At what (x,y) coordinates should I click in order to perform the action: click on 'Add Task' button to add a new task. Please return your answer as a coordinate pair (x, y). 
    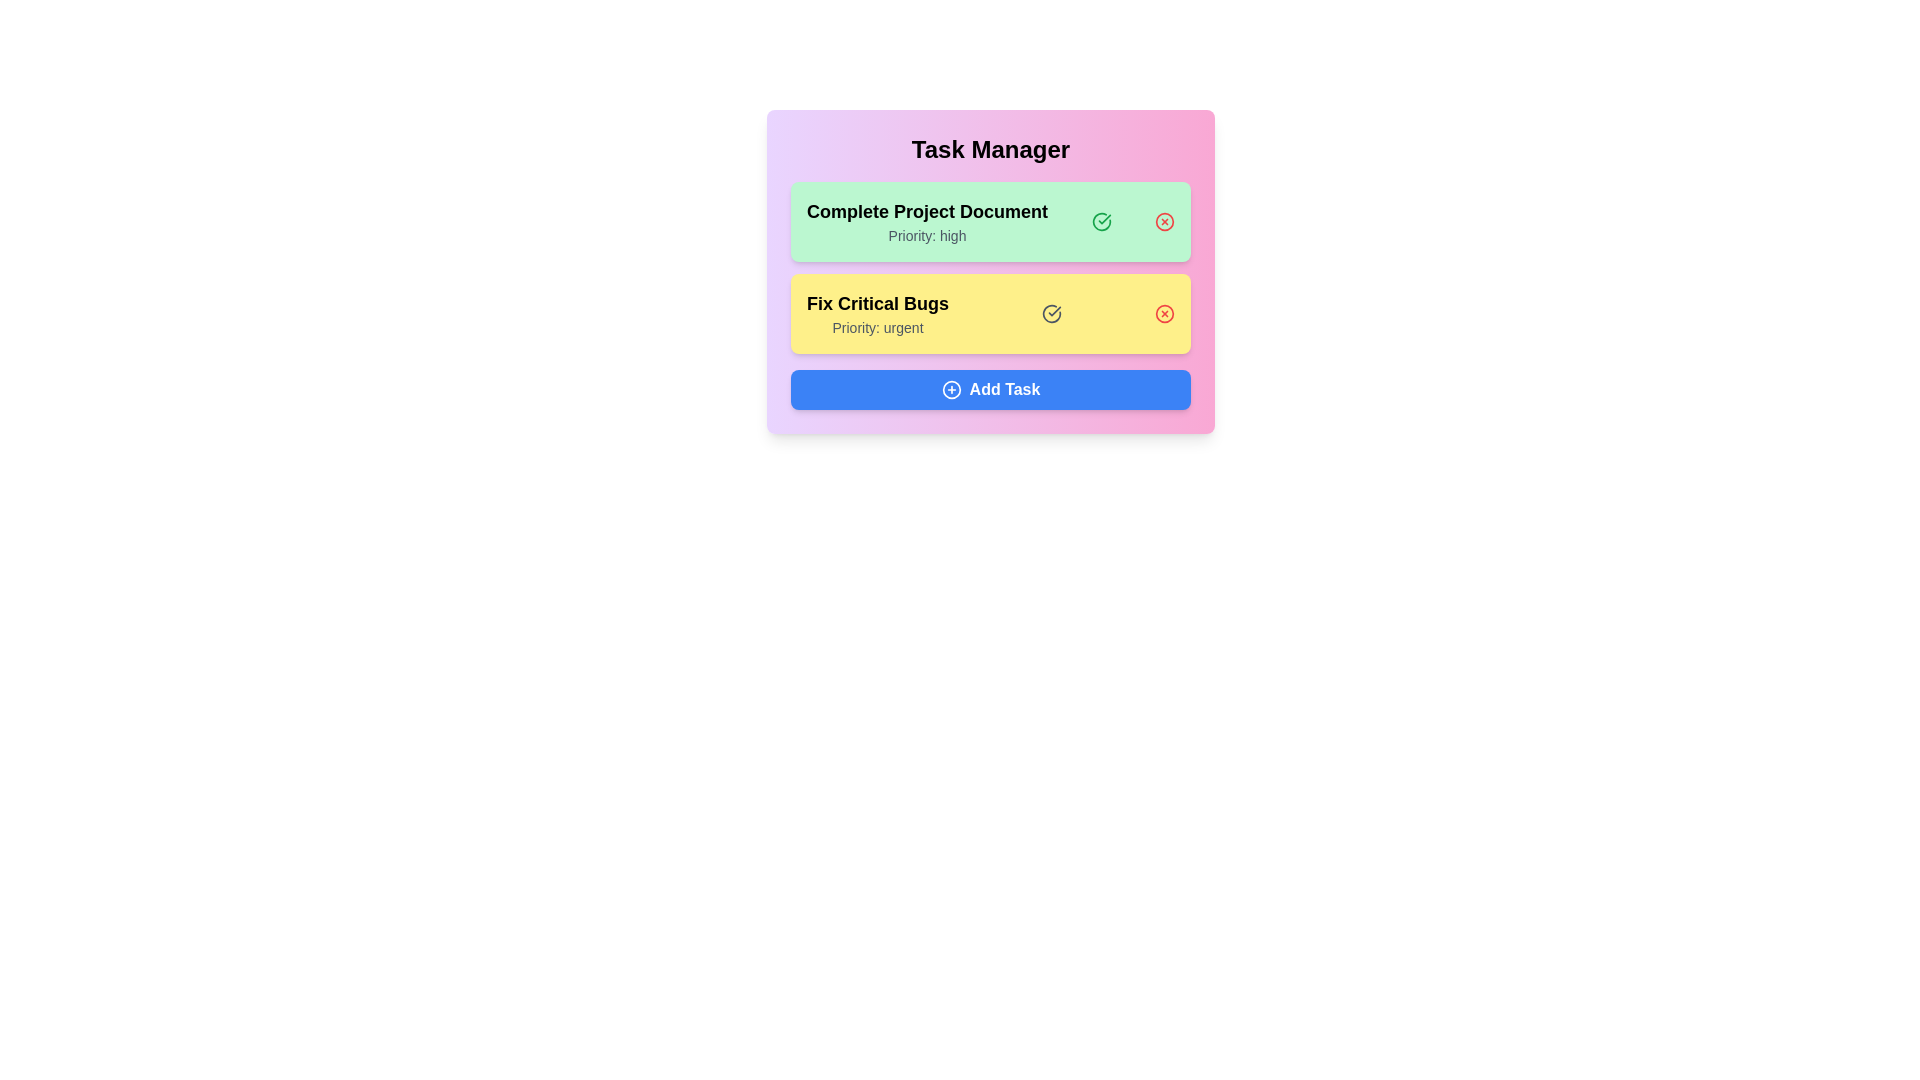
    Looking at the image, I should click on (990, 389).